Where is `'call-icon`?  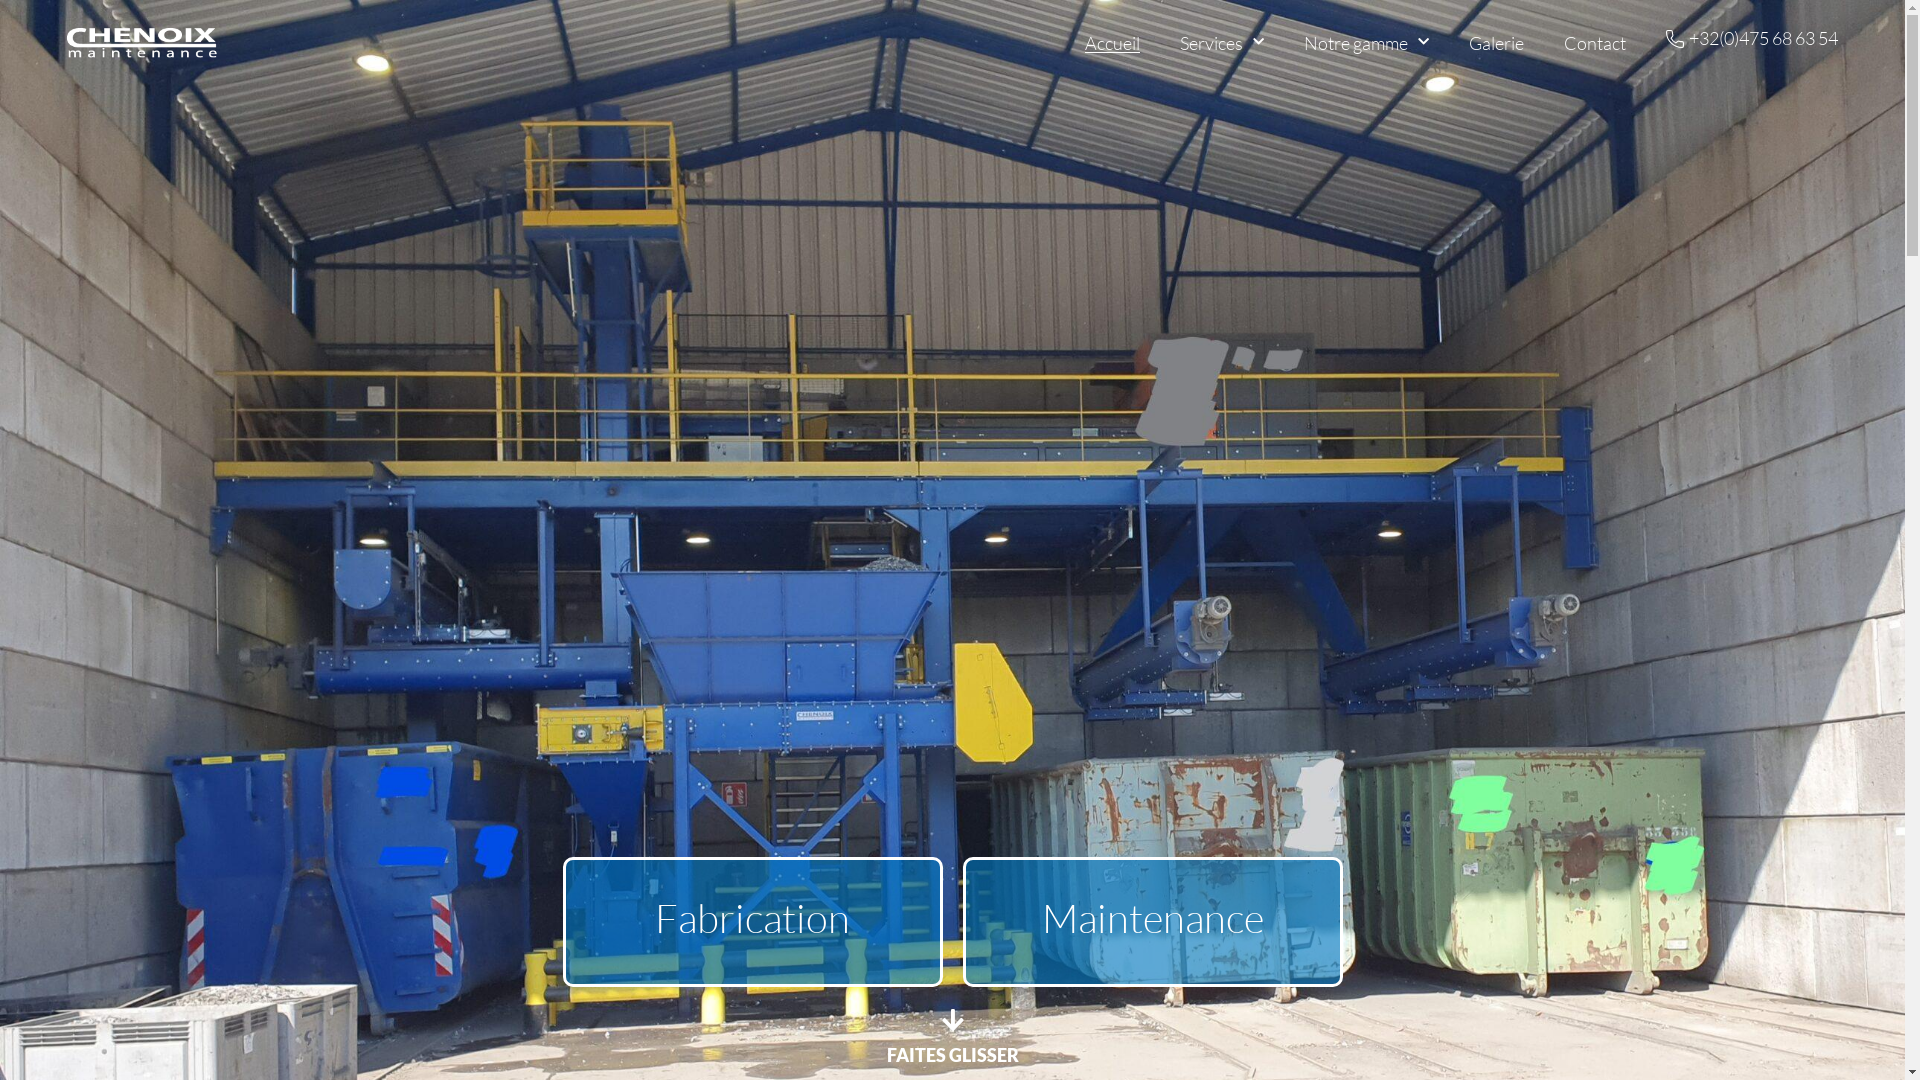
'call-icon is located at coordinates (1751, 39).